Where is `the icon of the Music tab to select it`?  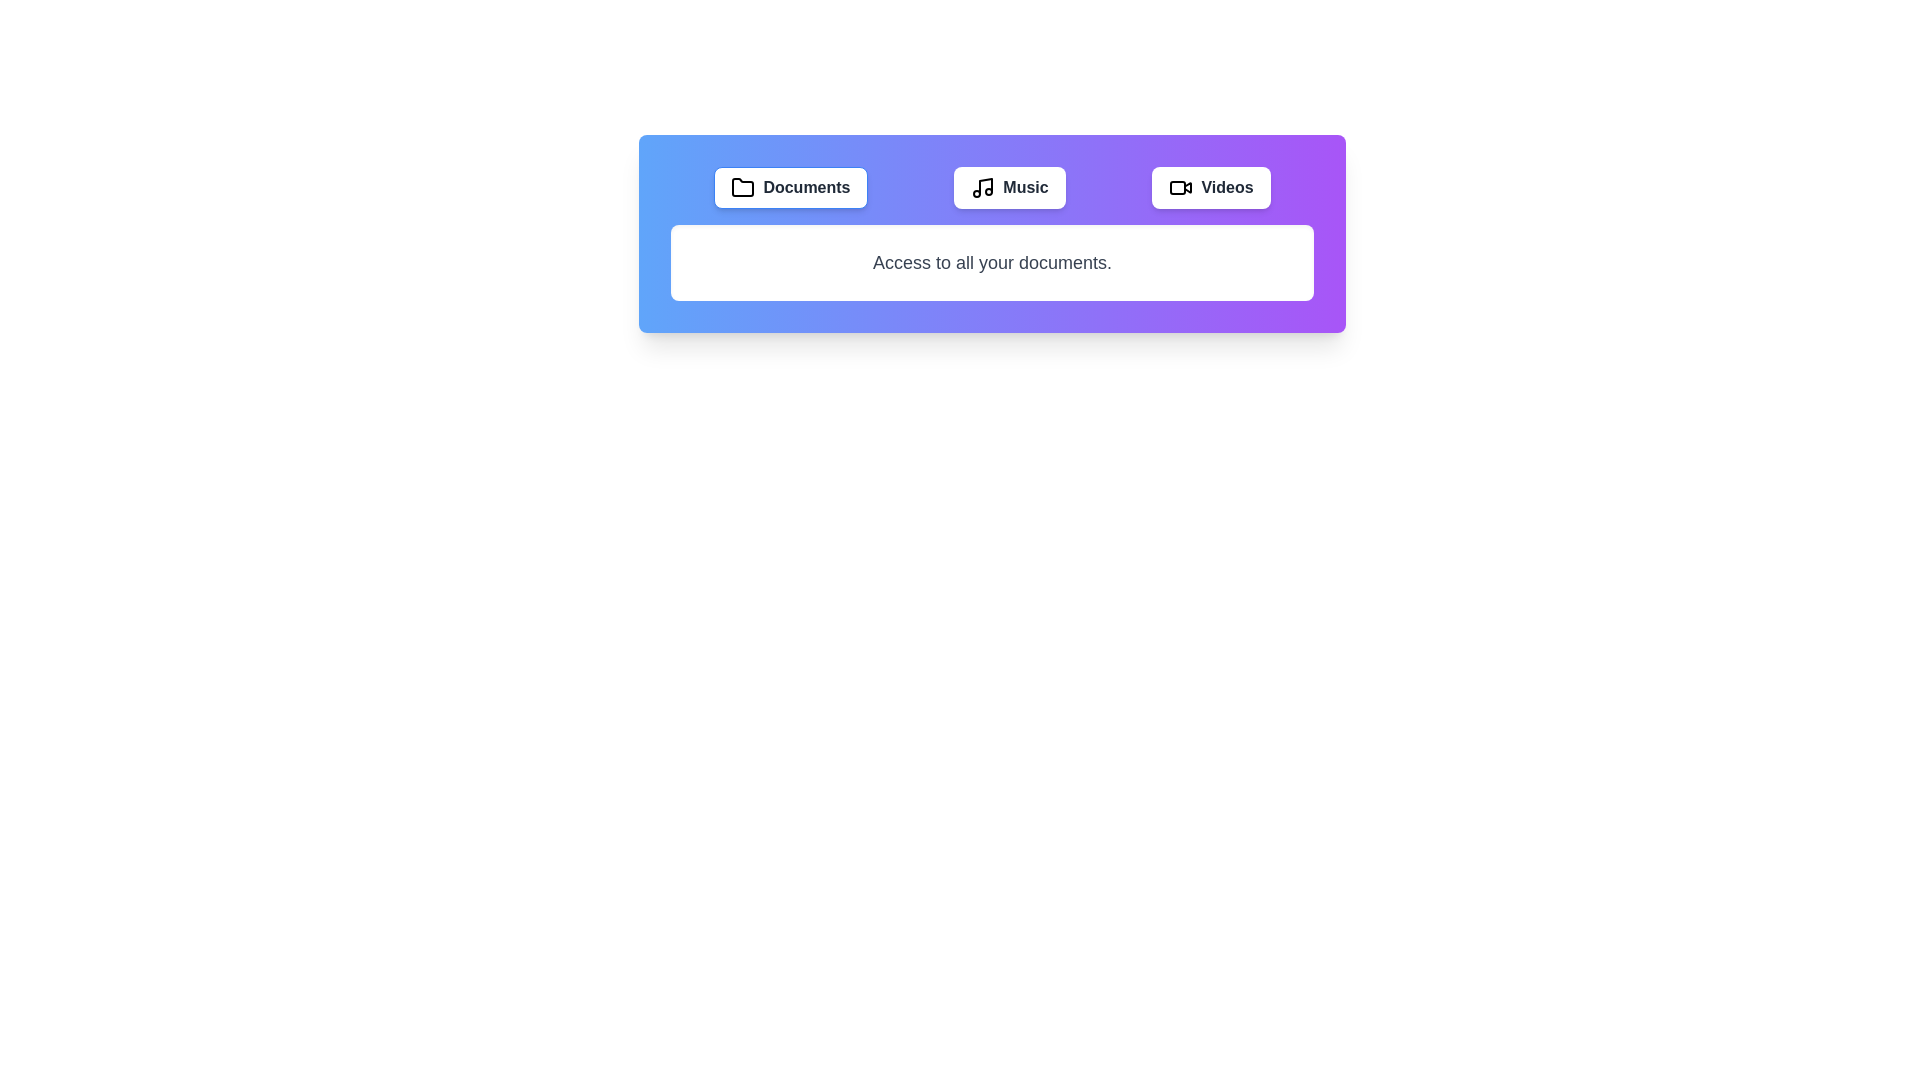
the icon of the Music tab to select it is located at coordinates (983, 188).